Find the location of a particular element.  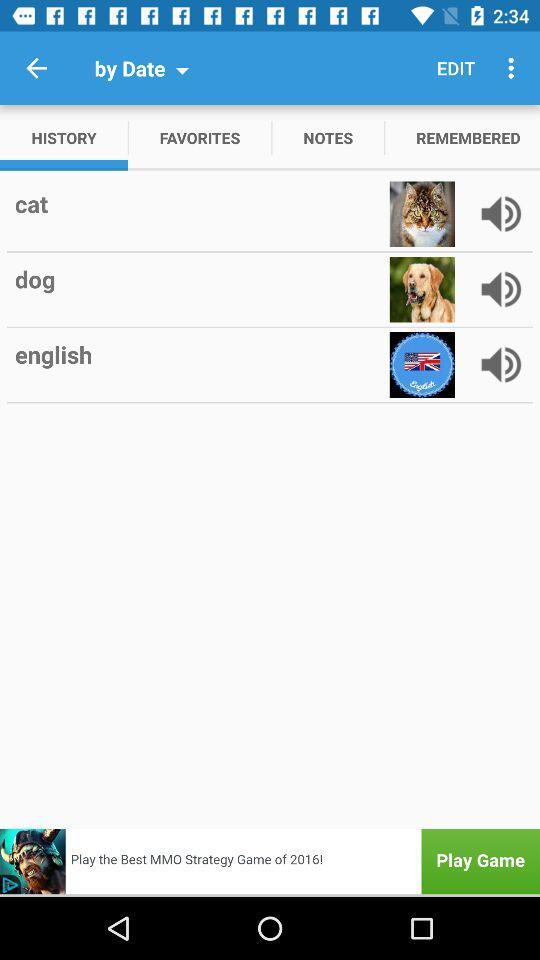

item to the left of the by date is located at coordinates (36, 68).